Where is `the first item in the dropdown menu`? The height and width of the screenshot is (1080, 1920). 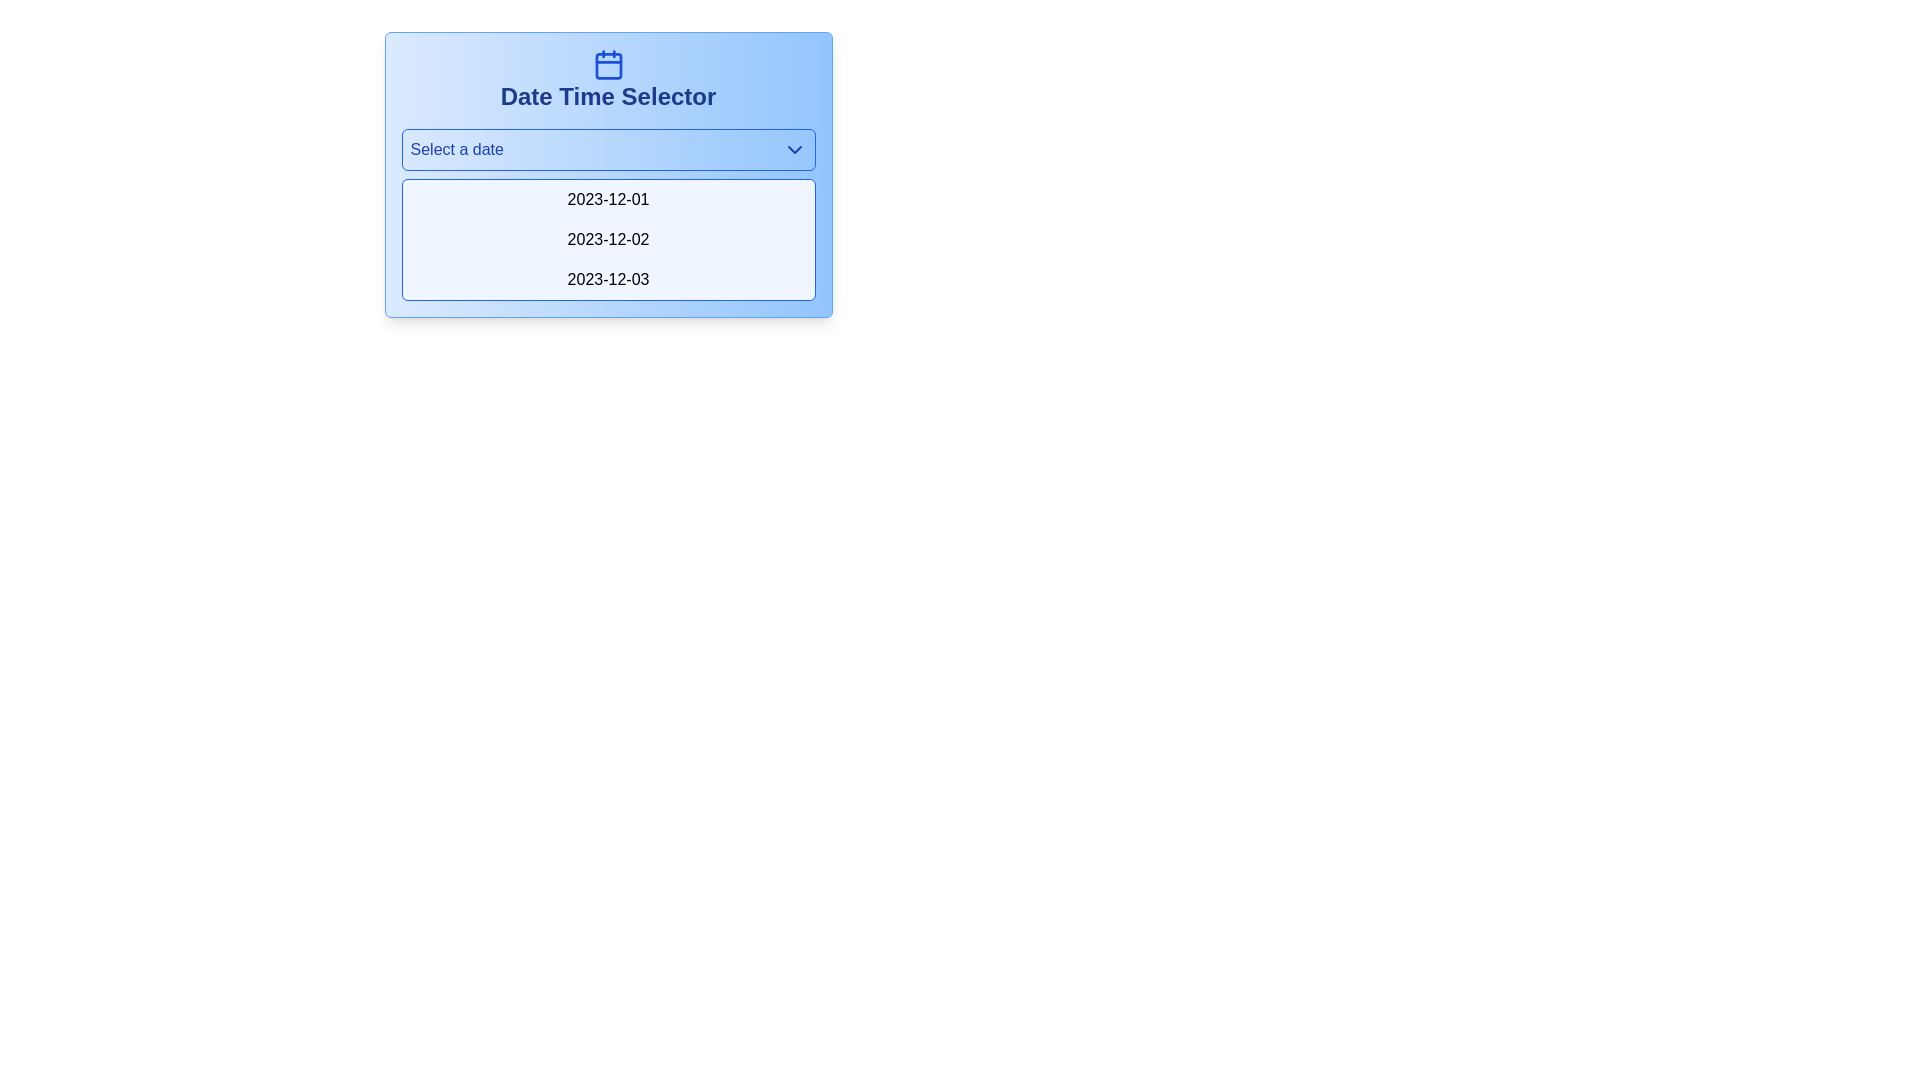 the first item in the dropdown menu is located at coordinates (607, 200).